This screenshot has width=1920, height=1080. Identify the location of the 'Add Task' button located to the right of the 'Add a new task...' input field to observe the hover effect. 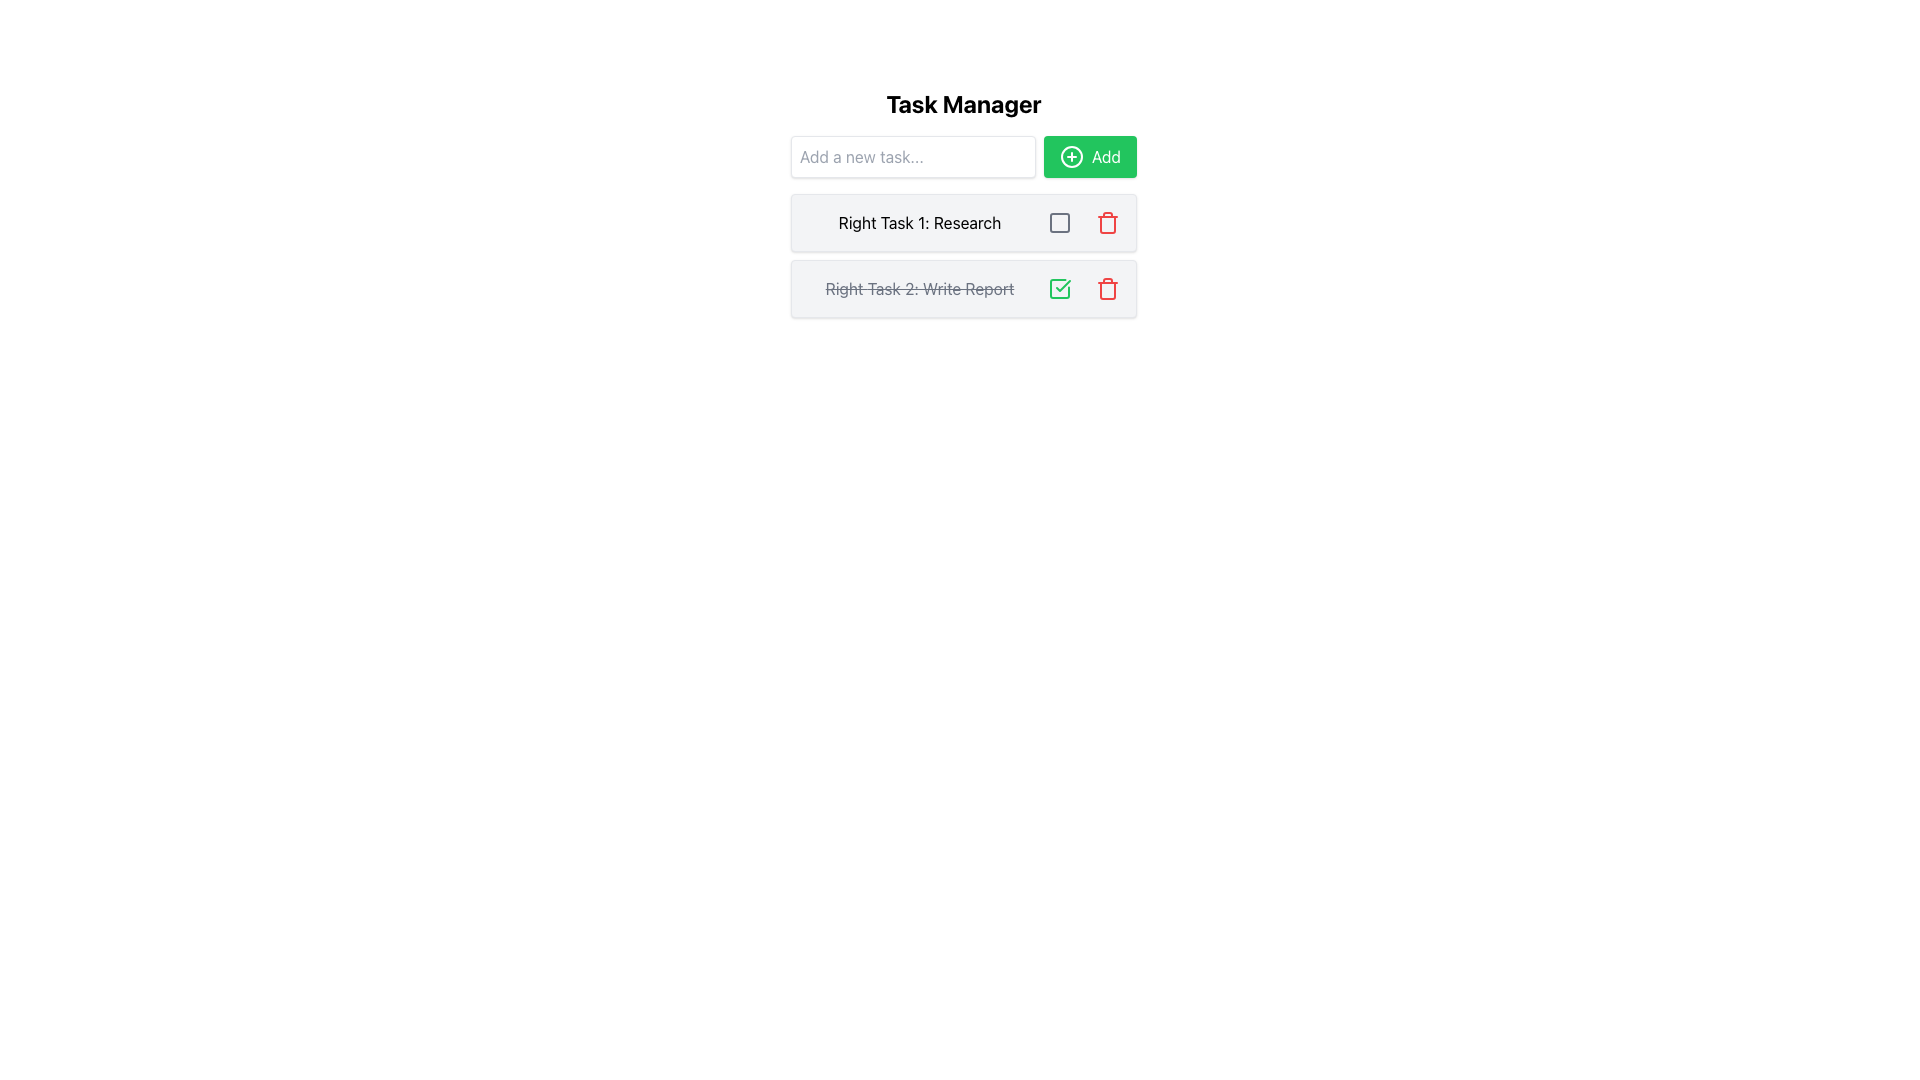
(1089, 156).